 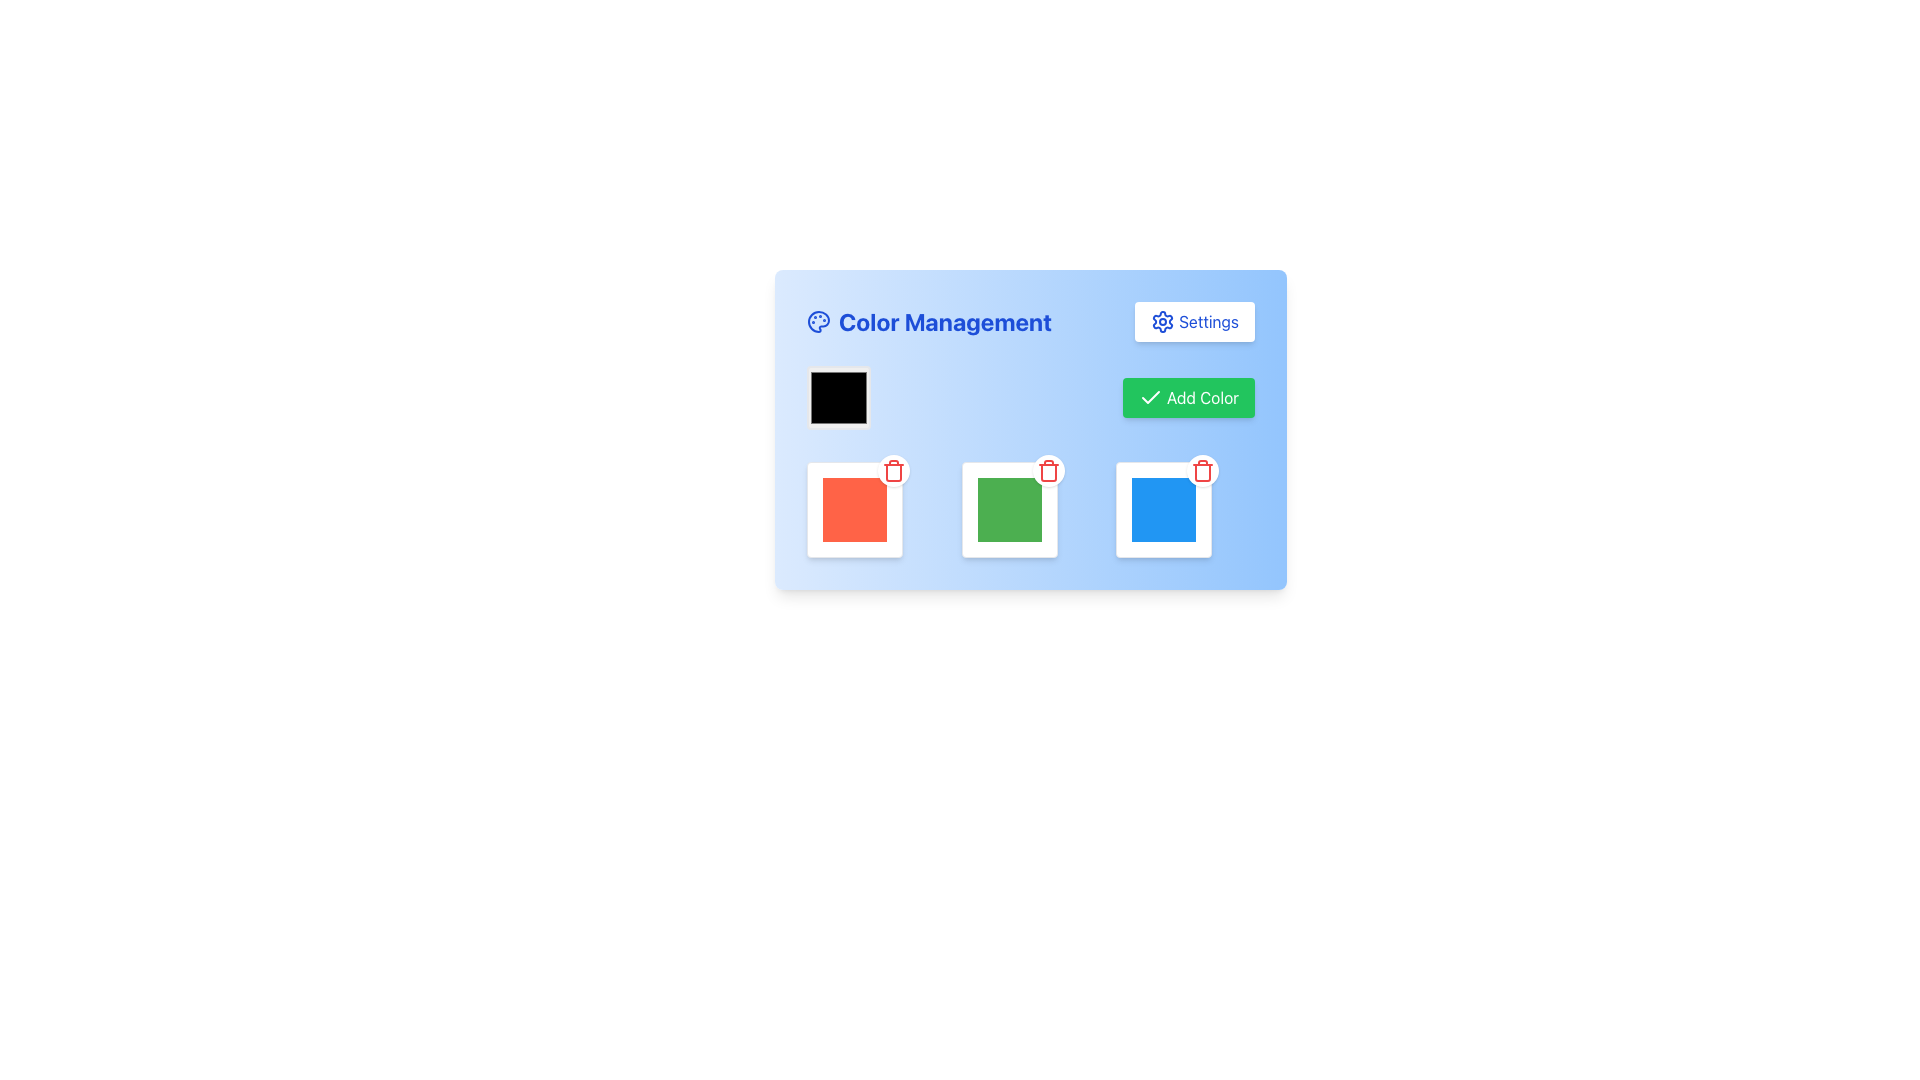 What do you see at coordinates (1195, 320) in the screenshot?
I see `the 'Settings' button with a gear icon, located in the top-right corner of the 'Color Management' section` at bounding box center [1195, 320].